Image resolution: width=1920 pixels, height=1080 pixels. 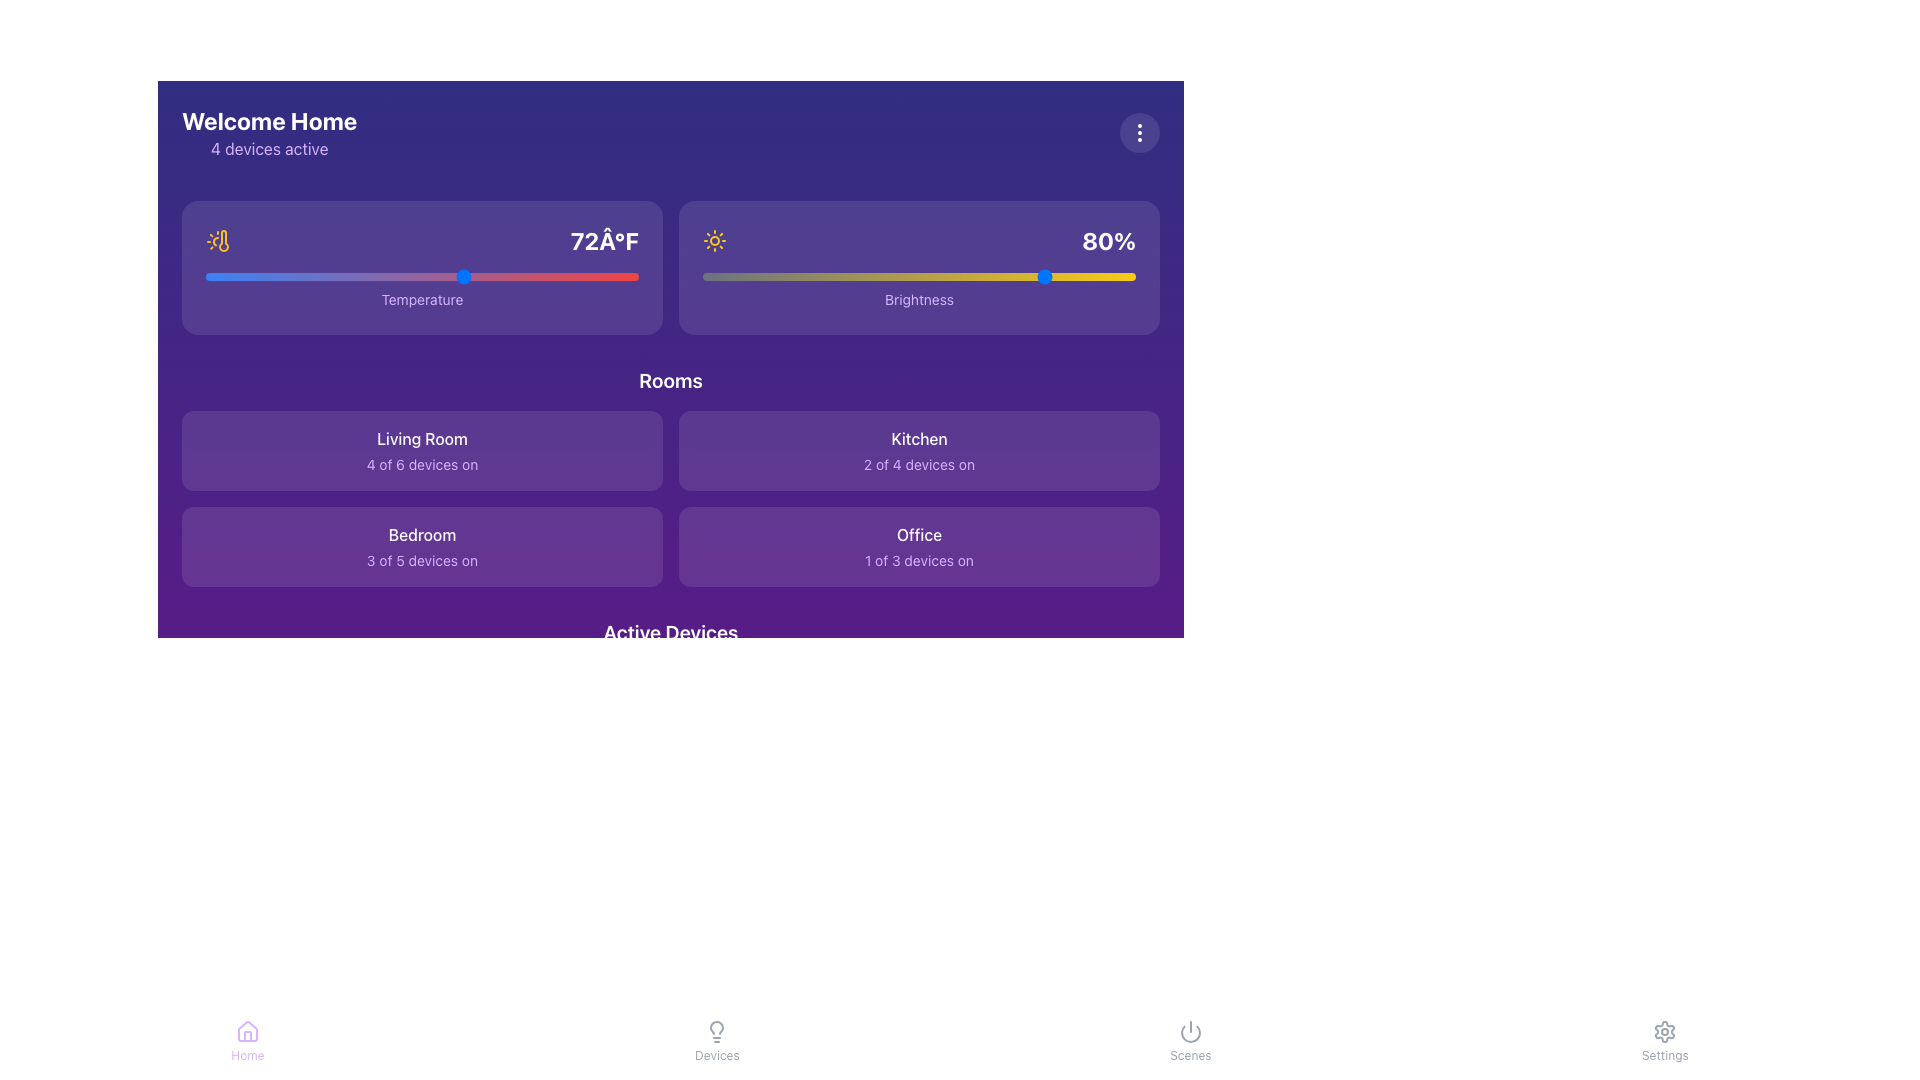 I want to click on the Informational Card titled 'Office' which displays the subtitle '1 of 3 devices on'. This card is the last in the second row of the grid layout titled 'Rooms', so click(x=918, y=547).